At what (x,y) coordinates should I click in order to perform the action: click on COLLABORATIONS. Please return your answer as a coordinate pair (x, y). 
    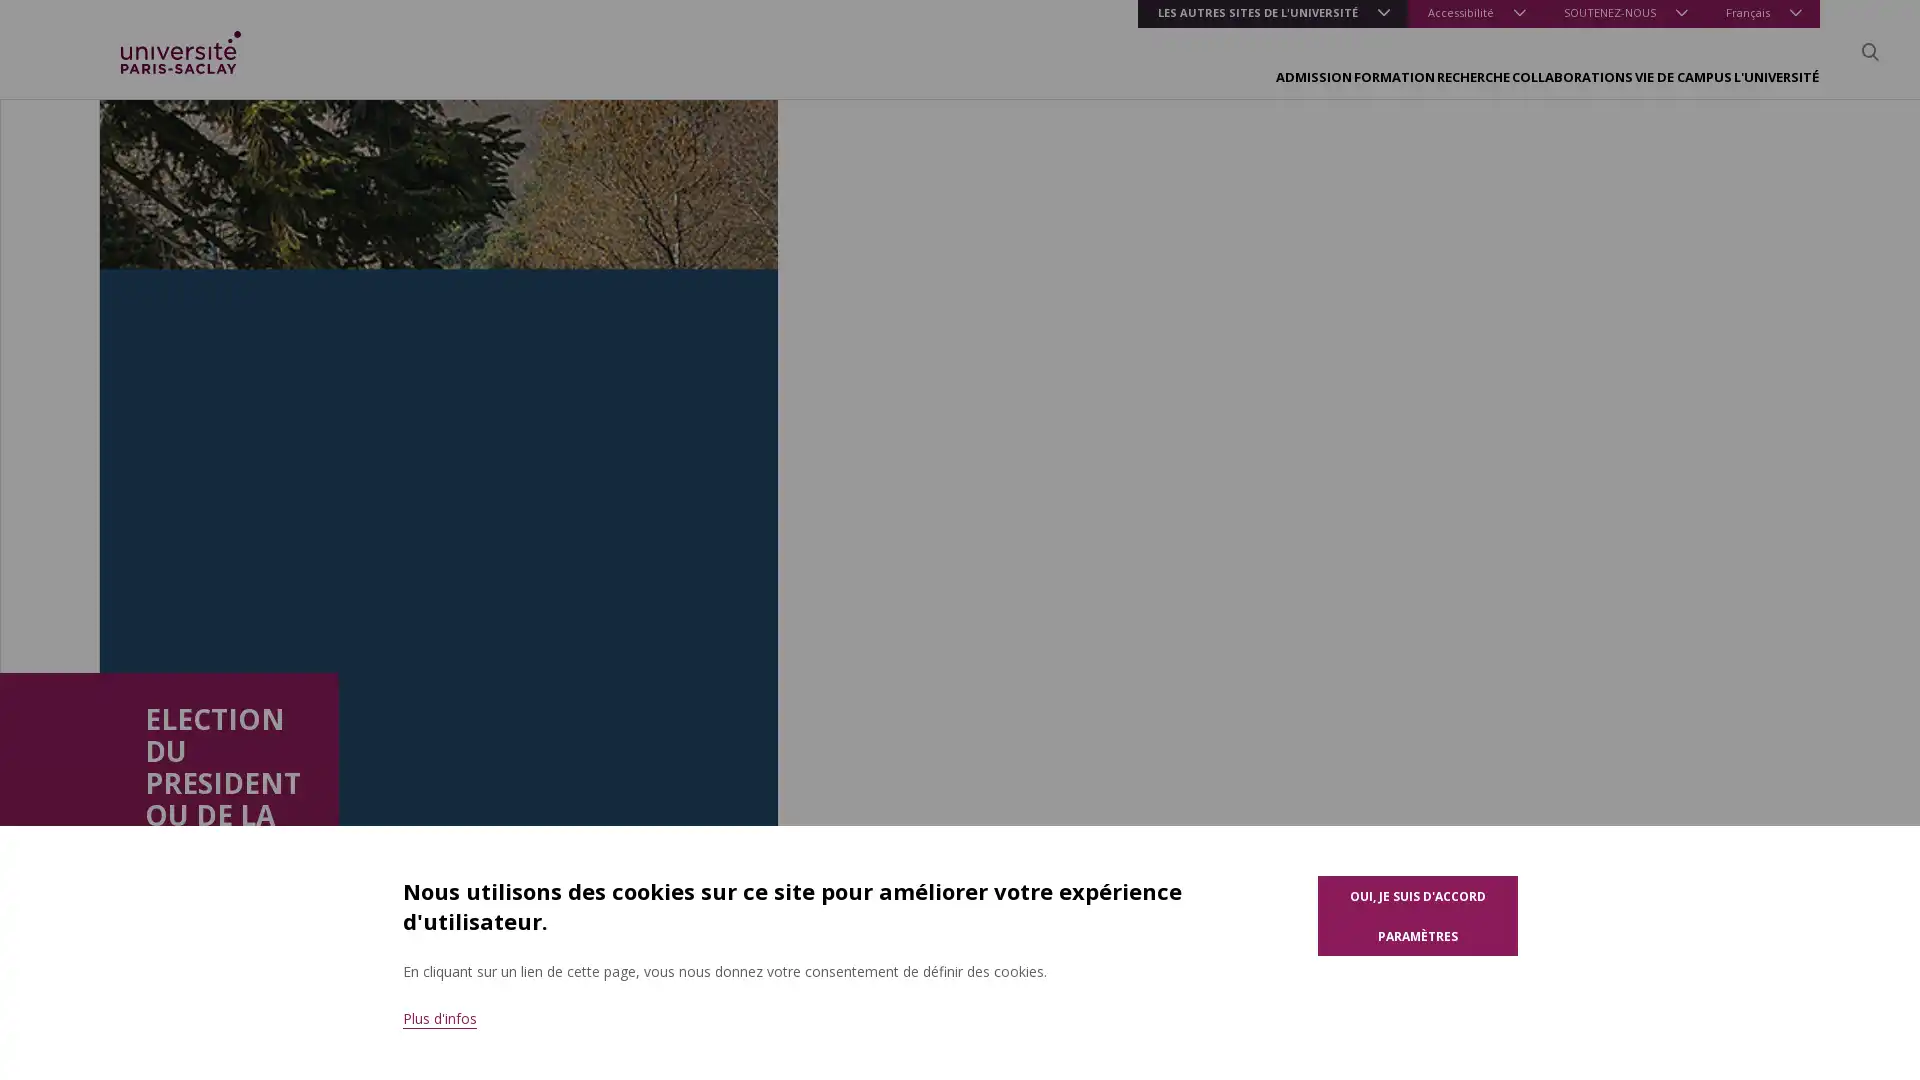
    Looking at the image, I should click on (1425, 68).